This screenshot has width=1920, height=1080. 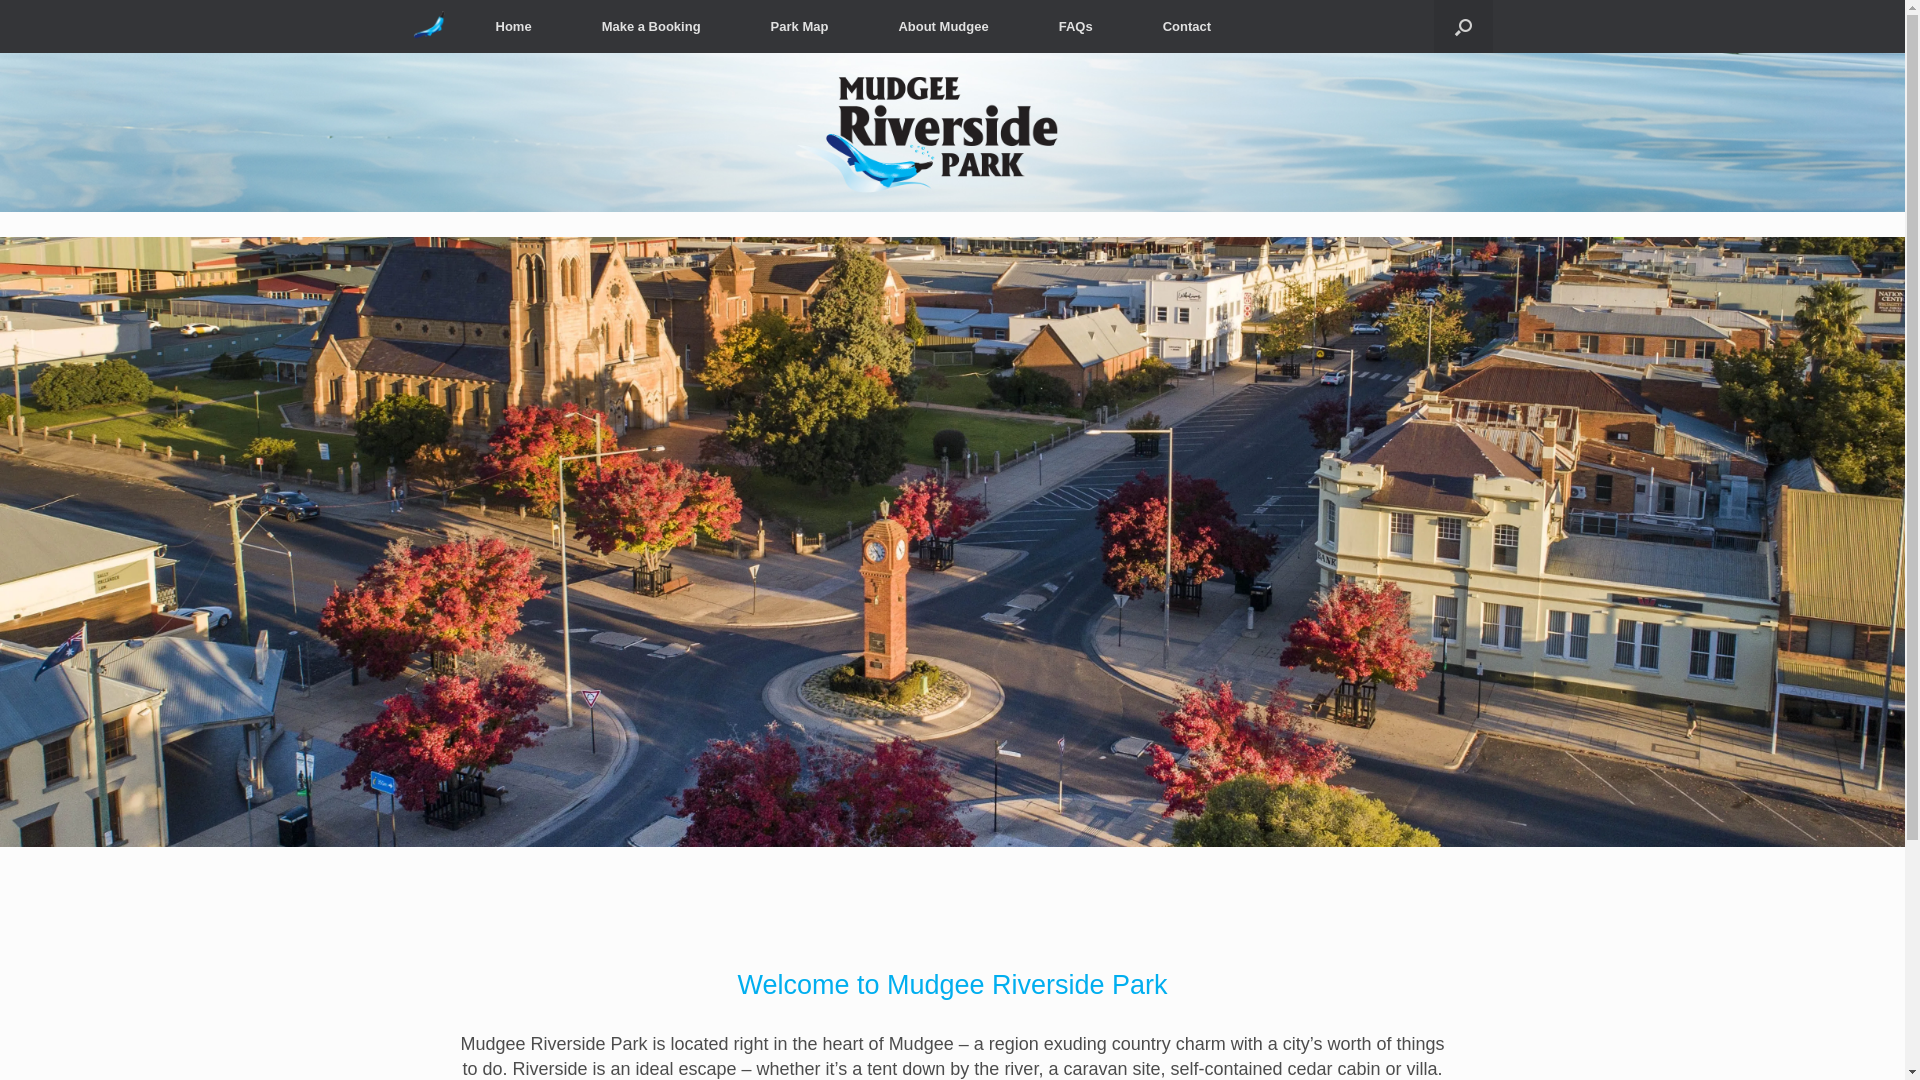 I want to click on 'About Mudgee', so click(x=941, y=26).